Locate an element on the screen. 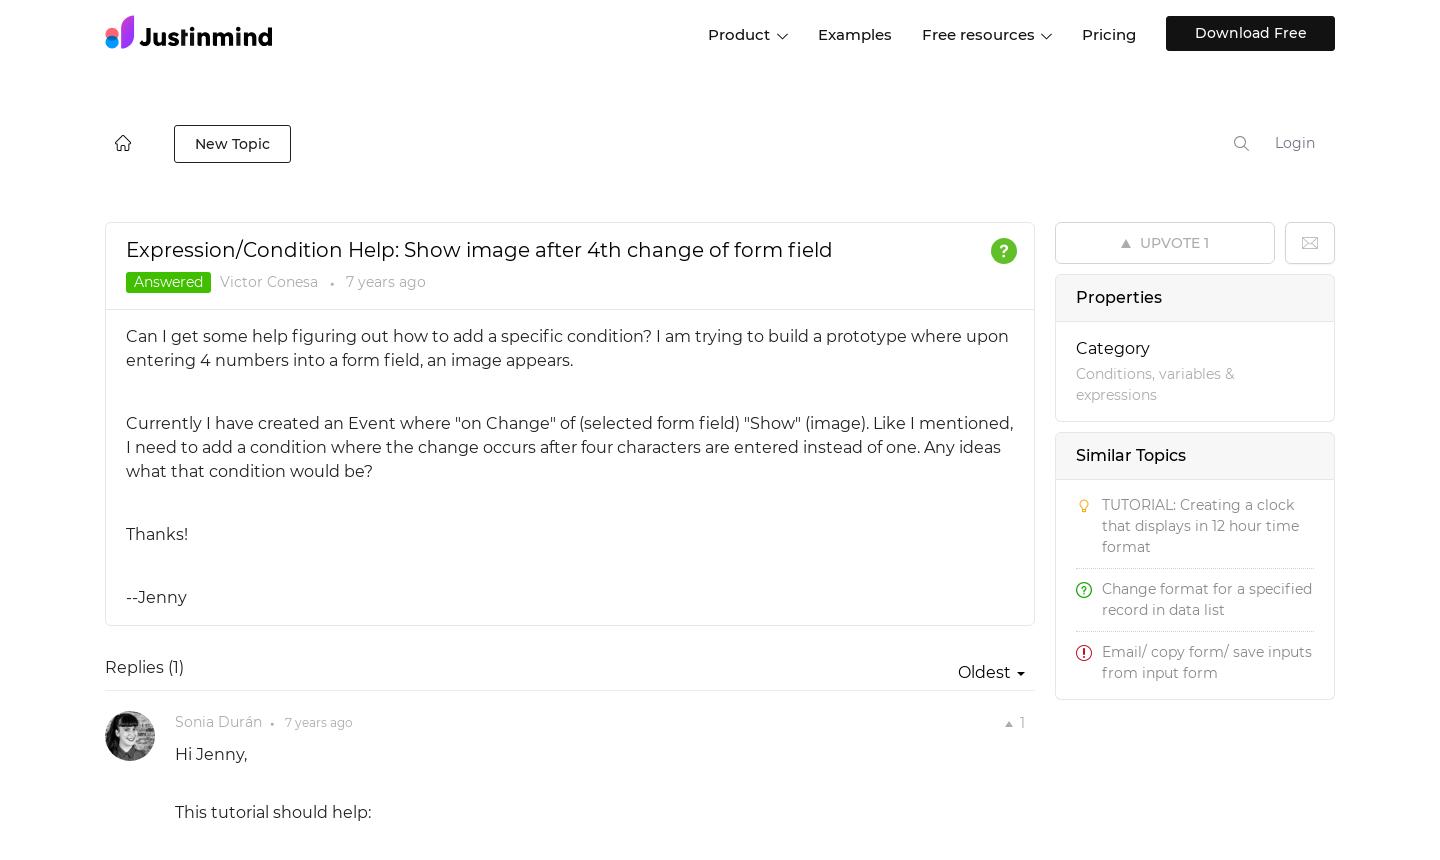  'Prototyping' is located at coordinates (840, 114).